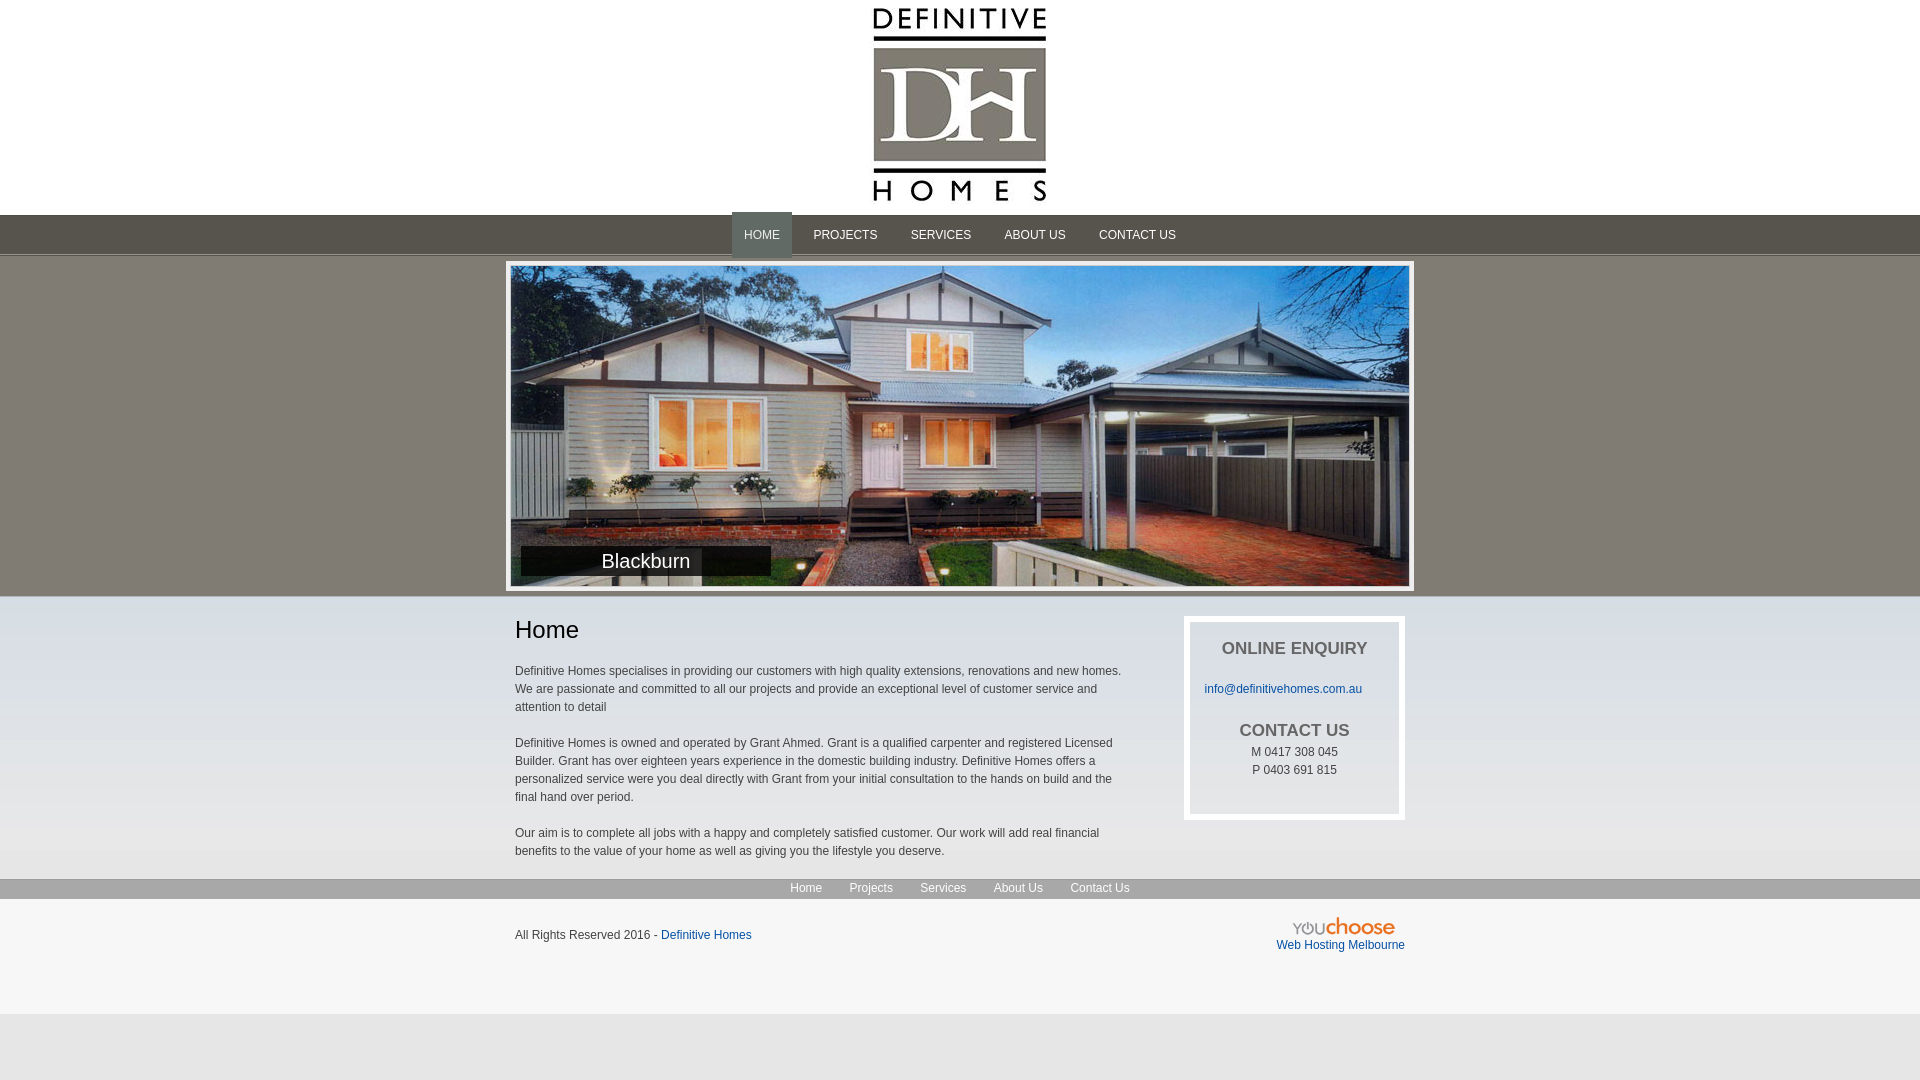 The image size is (1920, 1080). I want to click on '5', so click(1005, 281).